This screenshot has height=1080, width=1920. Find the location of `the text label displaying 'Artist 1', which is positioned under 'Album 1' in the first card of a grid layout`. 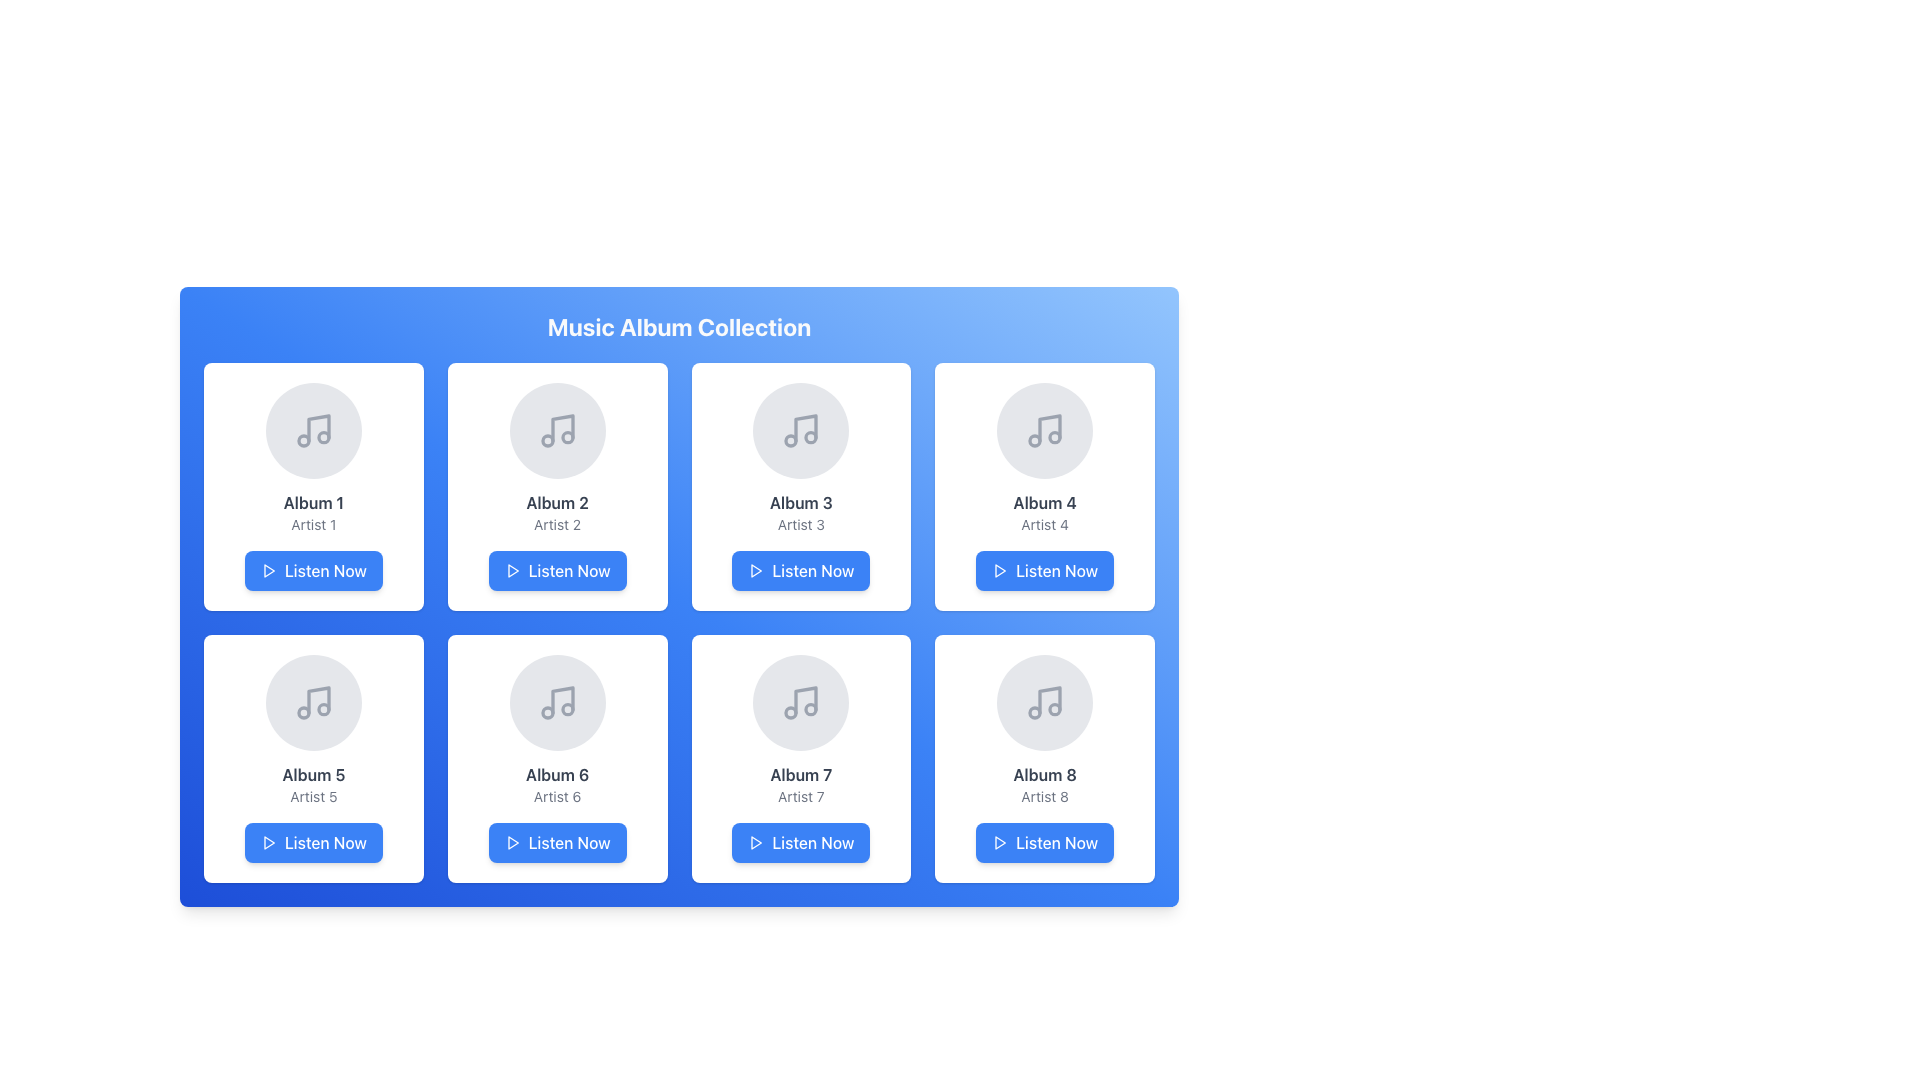

the text label displaying 'Artist 1', which is positioned under 'Album 1' in the first card of a grid layout is located at coordinates (312, 523).